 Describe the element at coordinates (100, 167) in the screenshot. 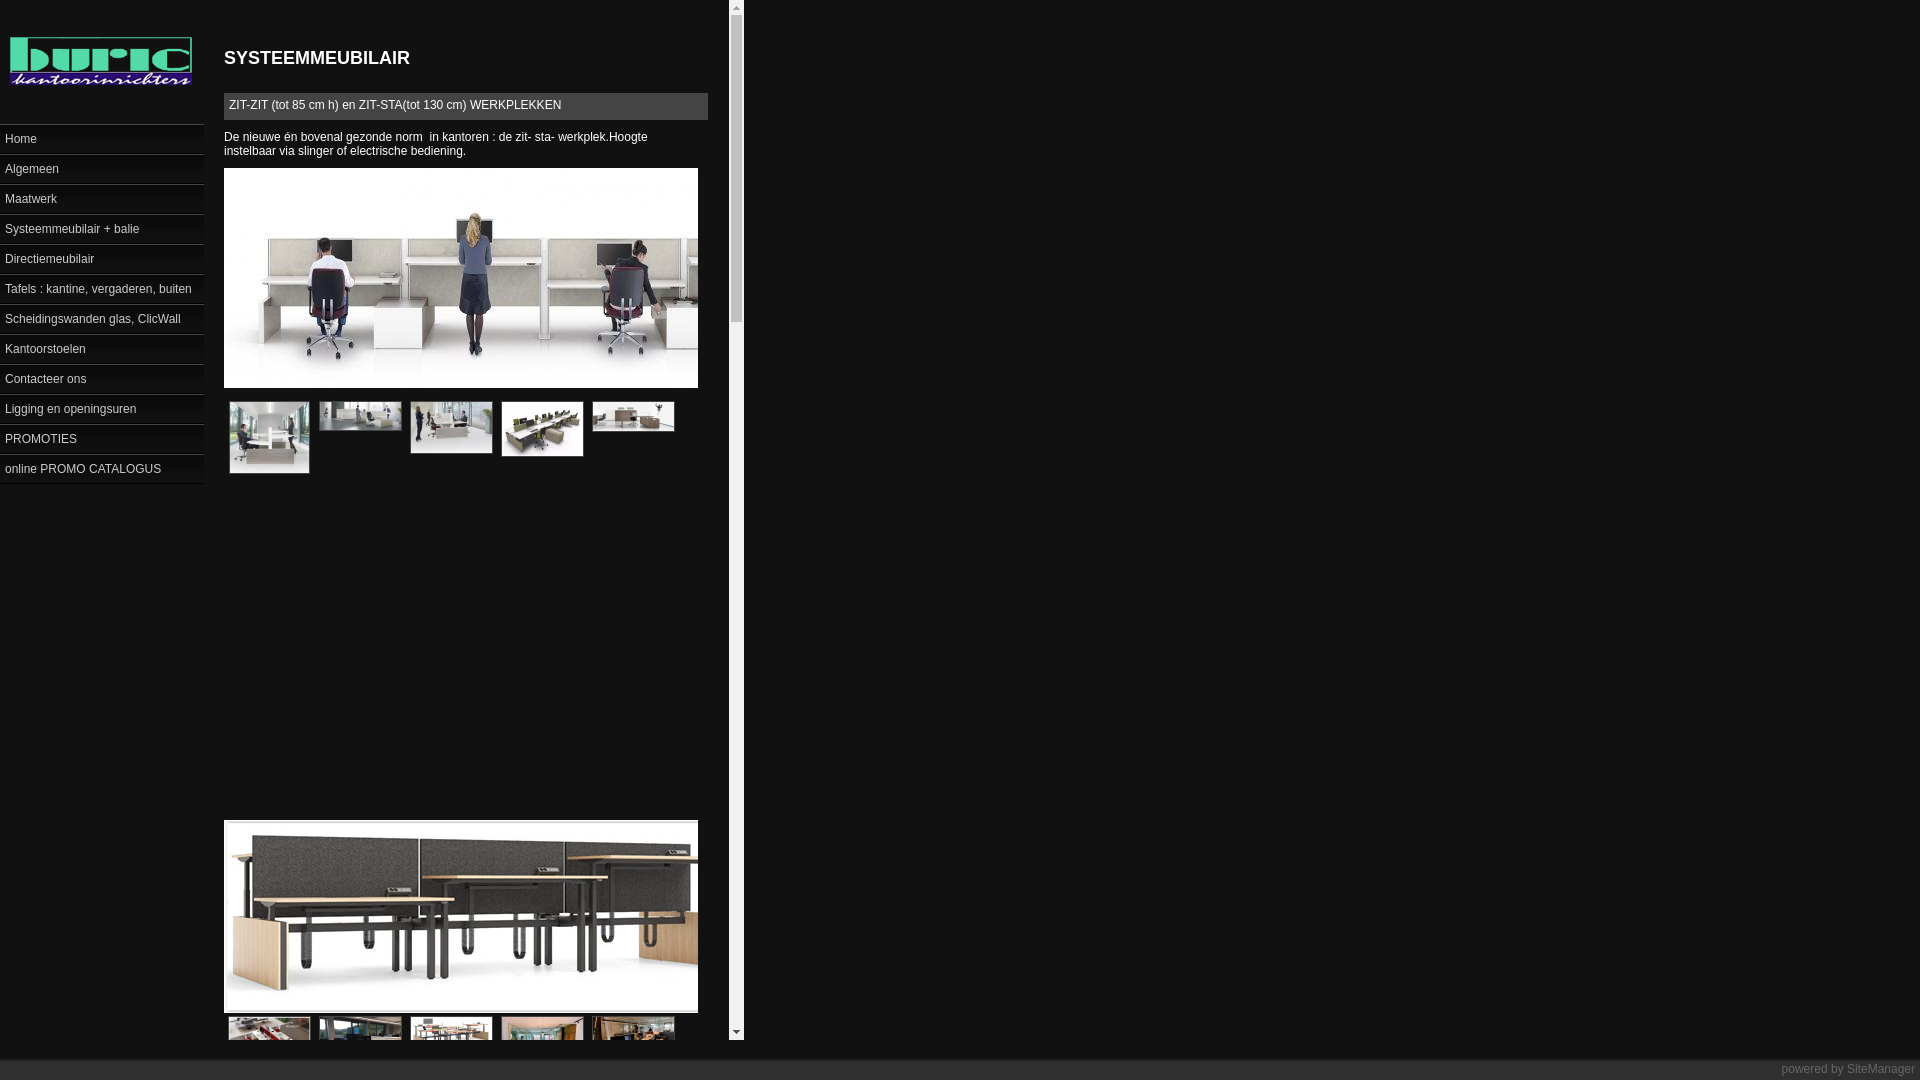

I see `'Algemeen'` at that location.